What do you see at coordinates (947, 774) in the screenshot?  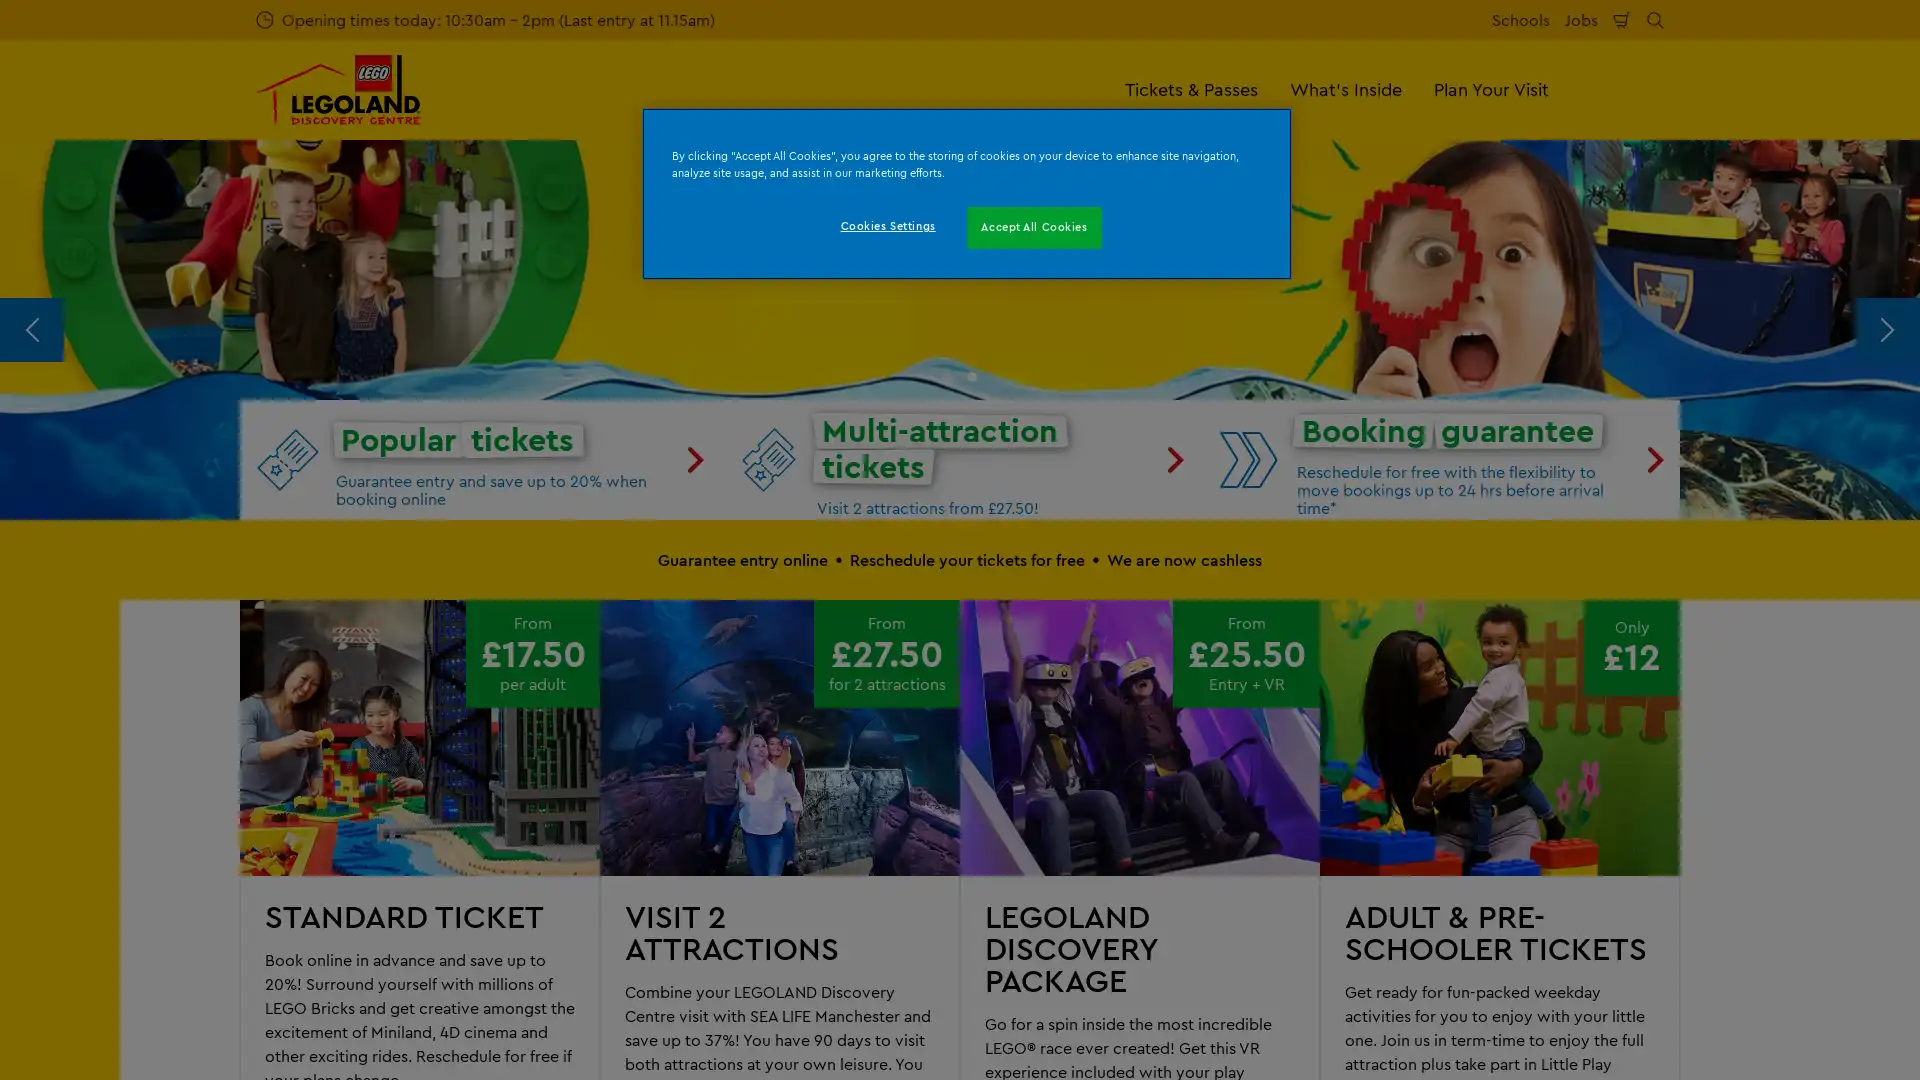 I see `Go to slide 1` at bounding box center [947, 774].